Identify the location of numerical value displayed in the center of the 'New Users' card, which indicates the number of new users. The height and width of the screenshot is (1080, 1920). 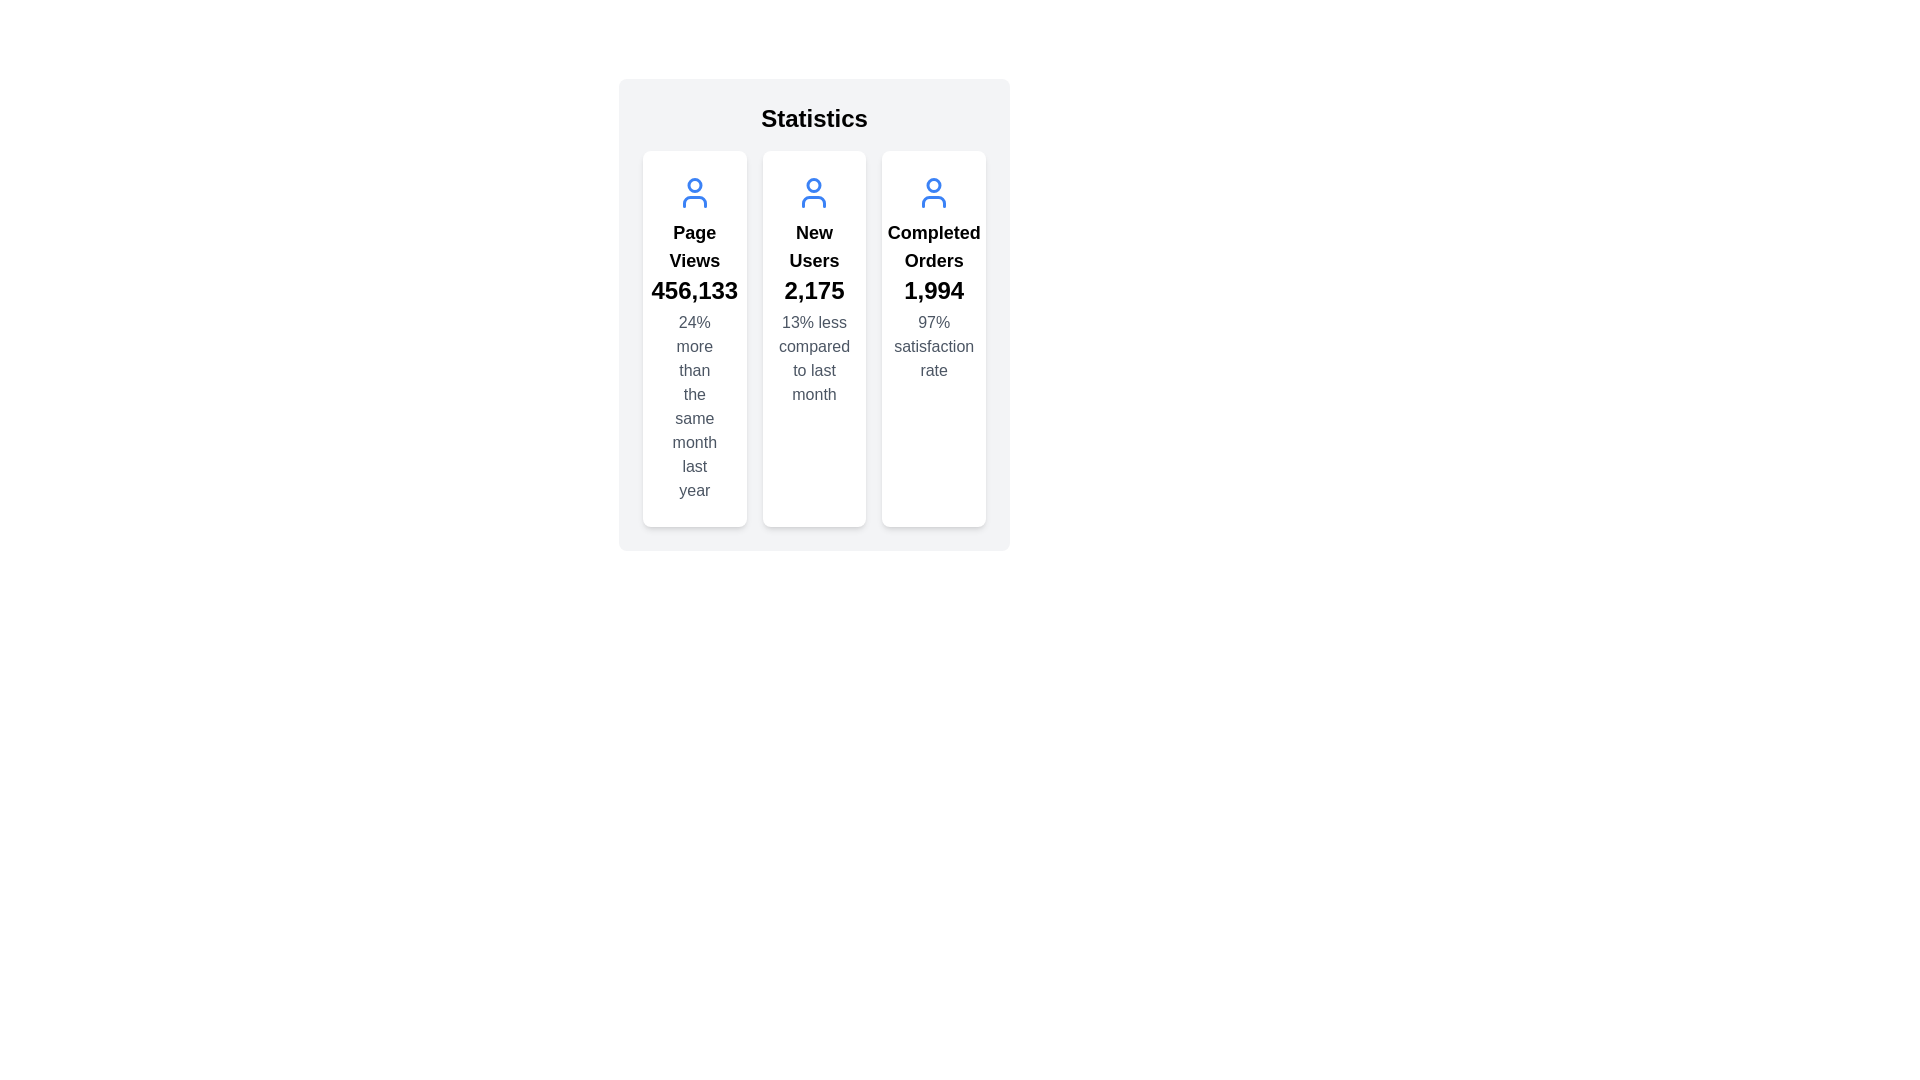
(814, 290).